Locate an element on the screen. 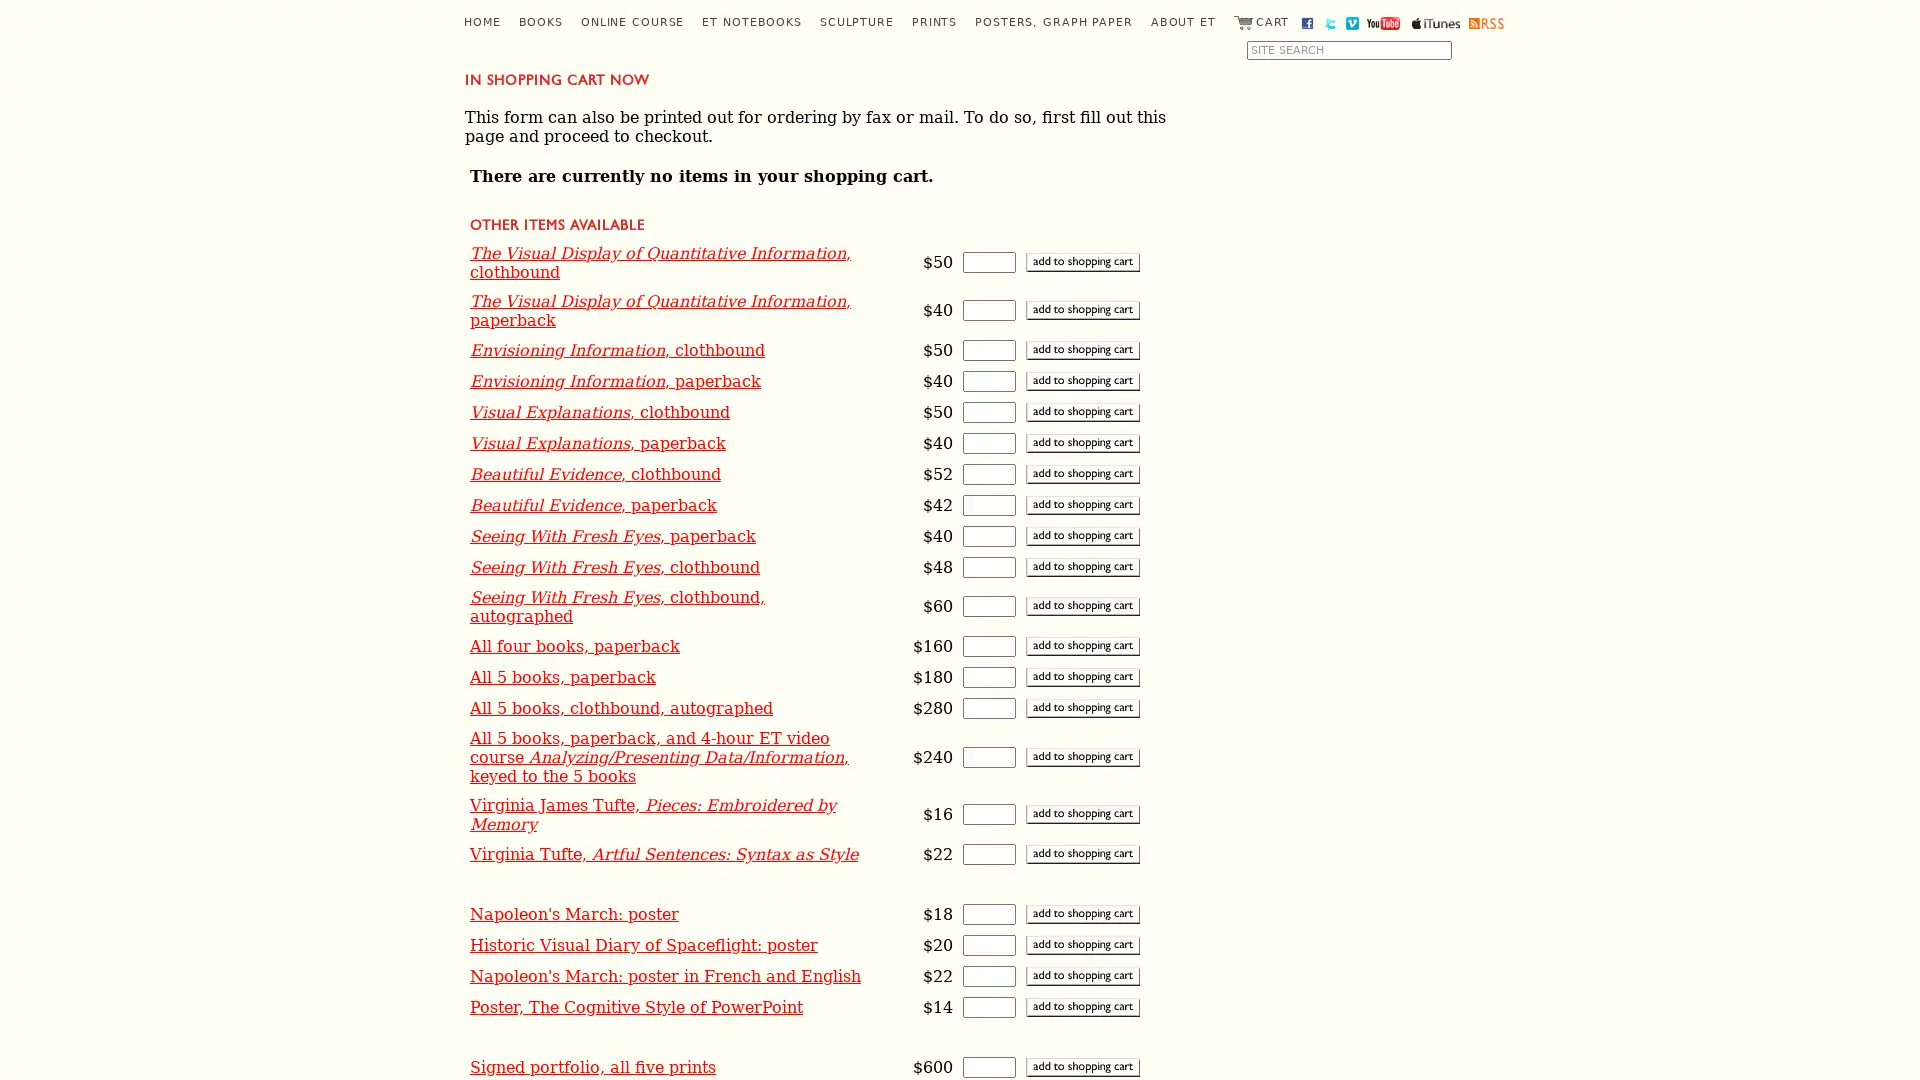 The width and height of the screenshot is (1920, 1080). add to shopping cart is located at coordinates (1082, 814).